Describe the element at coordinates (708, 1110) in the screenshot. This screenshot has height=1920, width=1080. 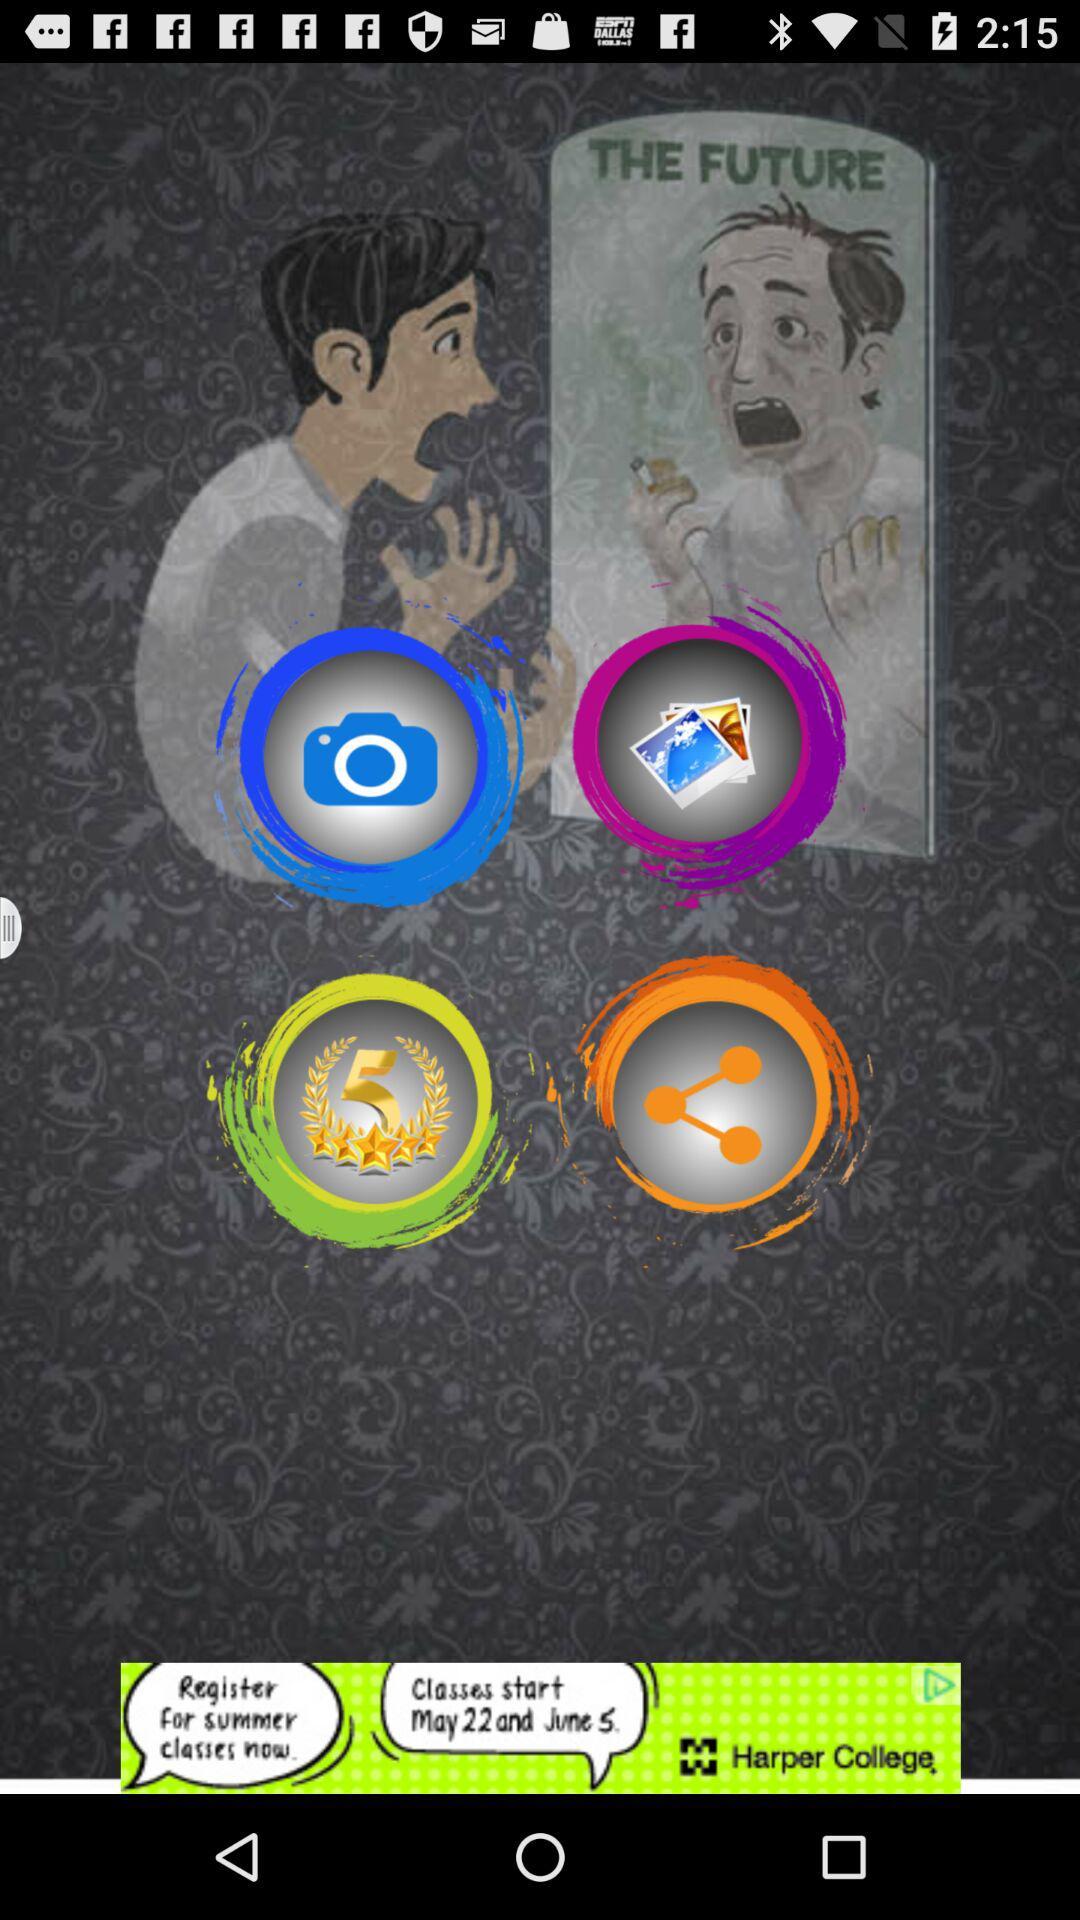
I see `share the image` at that location.